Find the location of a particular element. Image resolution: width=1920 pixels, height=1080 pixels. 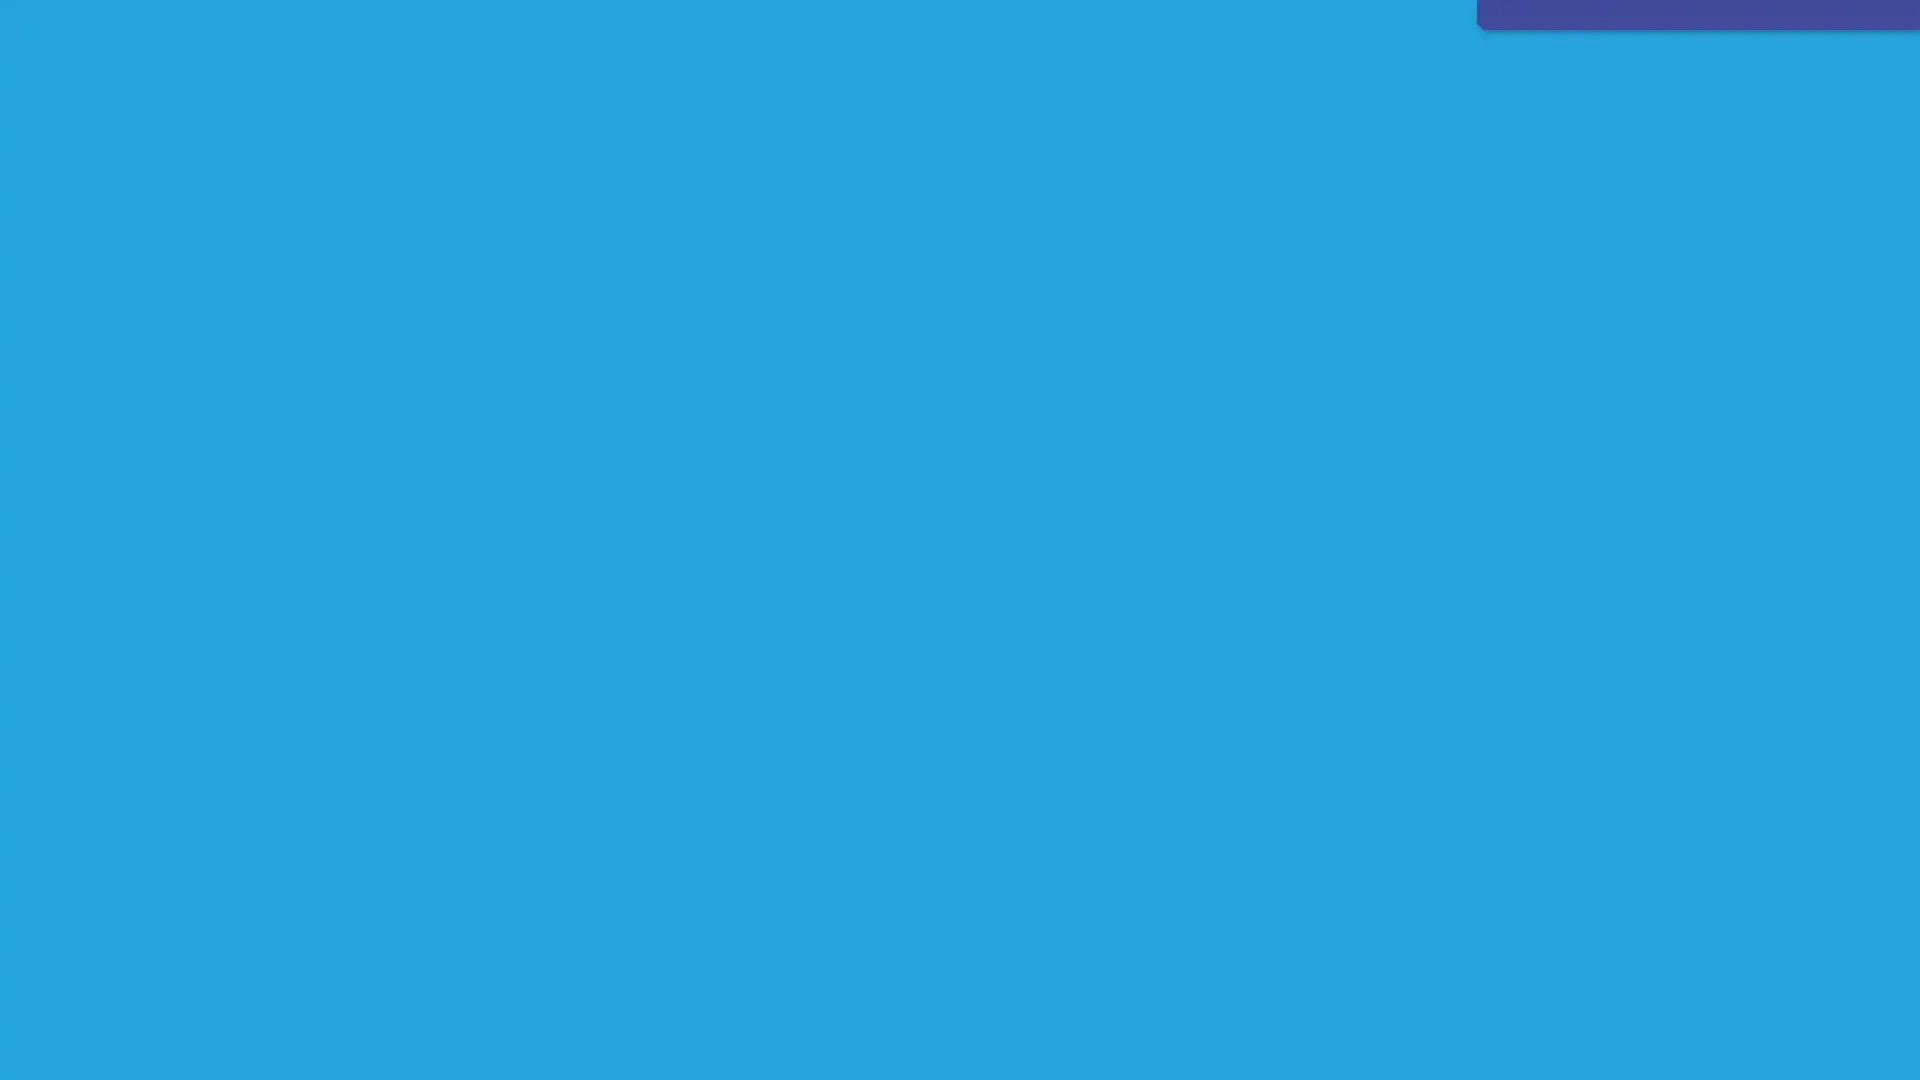

RENEW is located at coordinates (1219, 64).